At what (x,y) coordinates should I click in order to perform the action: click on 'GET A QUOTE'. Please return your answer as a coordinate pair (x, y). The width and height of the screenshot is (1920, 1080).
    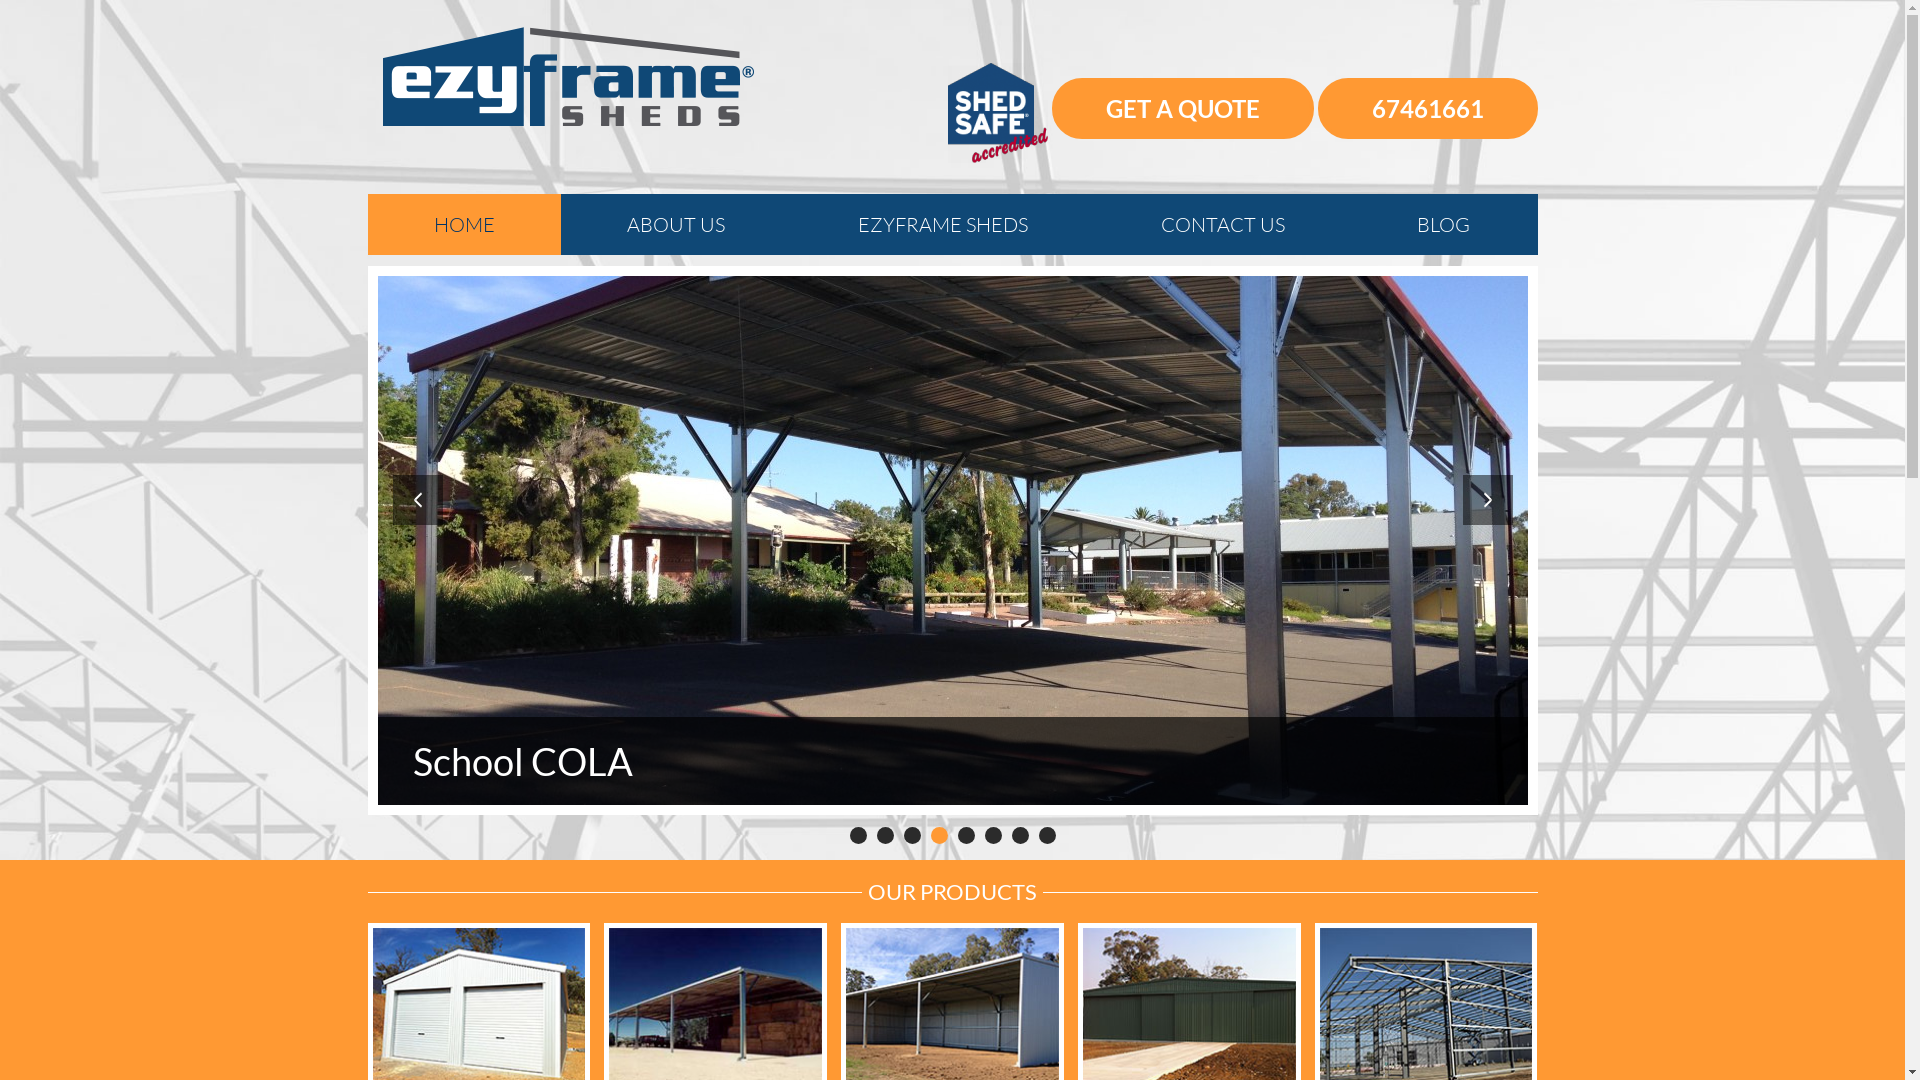
    Looking at the image, I should click on (1182, 108).